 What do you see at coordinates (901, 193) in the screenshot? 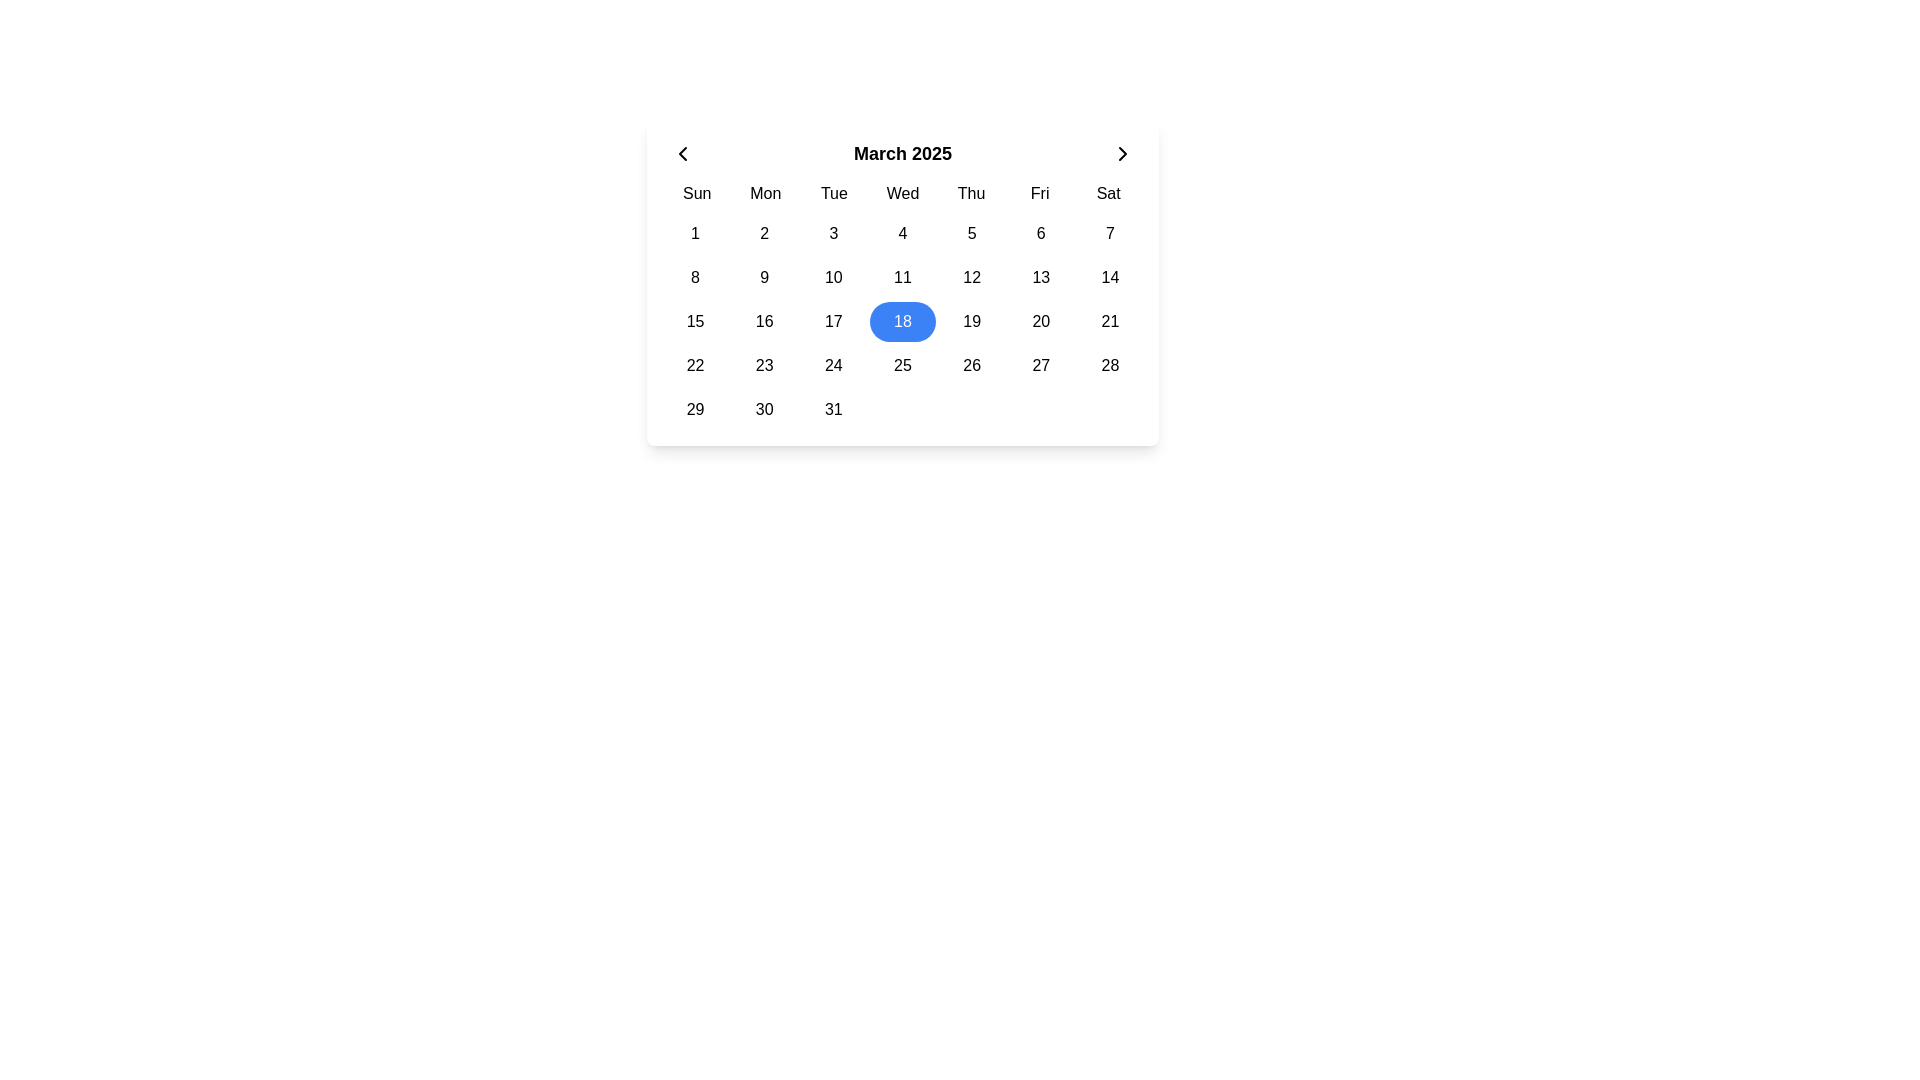
I see `the Text label displaying 'Wed', which is centrally aligned in a bold font and positioned in the middle of the week header, between 'Tue' and 'Thu'` at bounding box center [901, 193].